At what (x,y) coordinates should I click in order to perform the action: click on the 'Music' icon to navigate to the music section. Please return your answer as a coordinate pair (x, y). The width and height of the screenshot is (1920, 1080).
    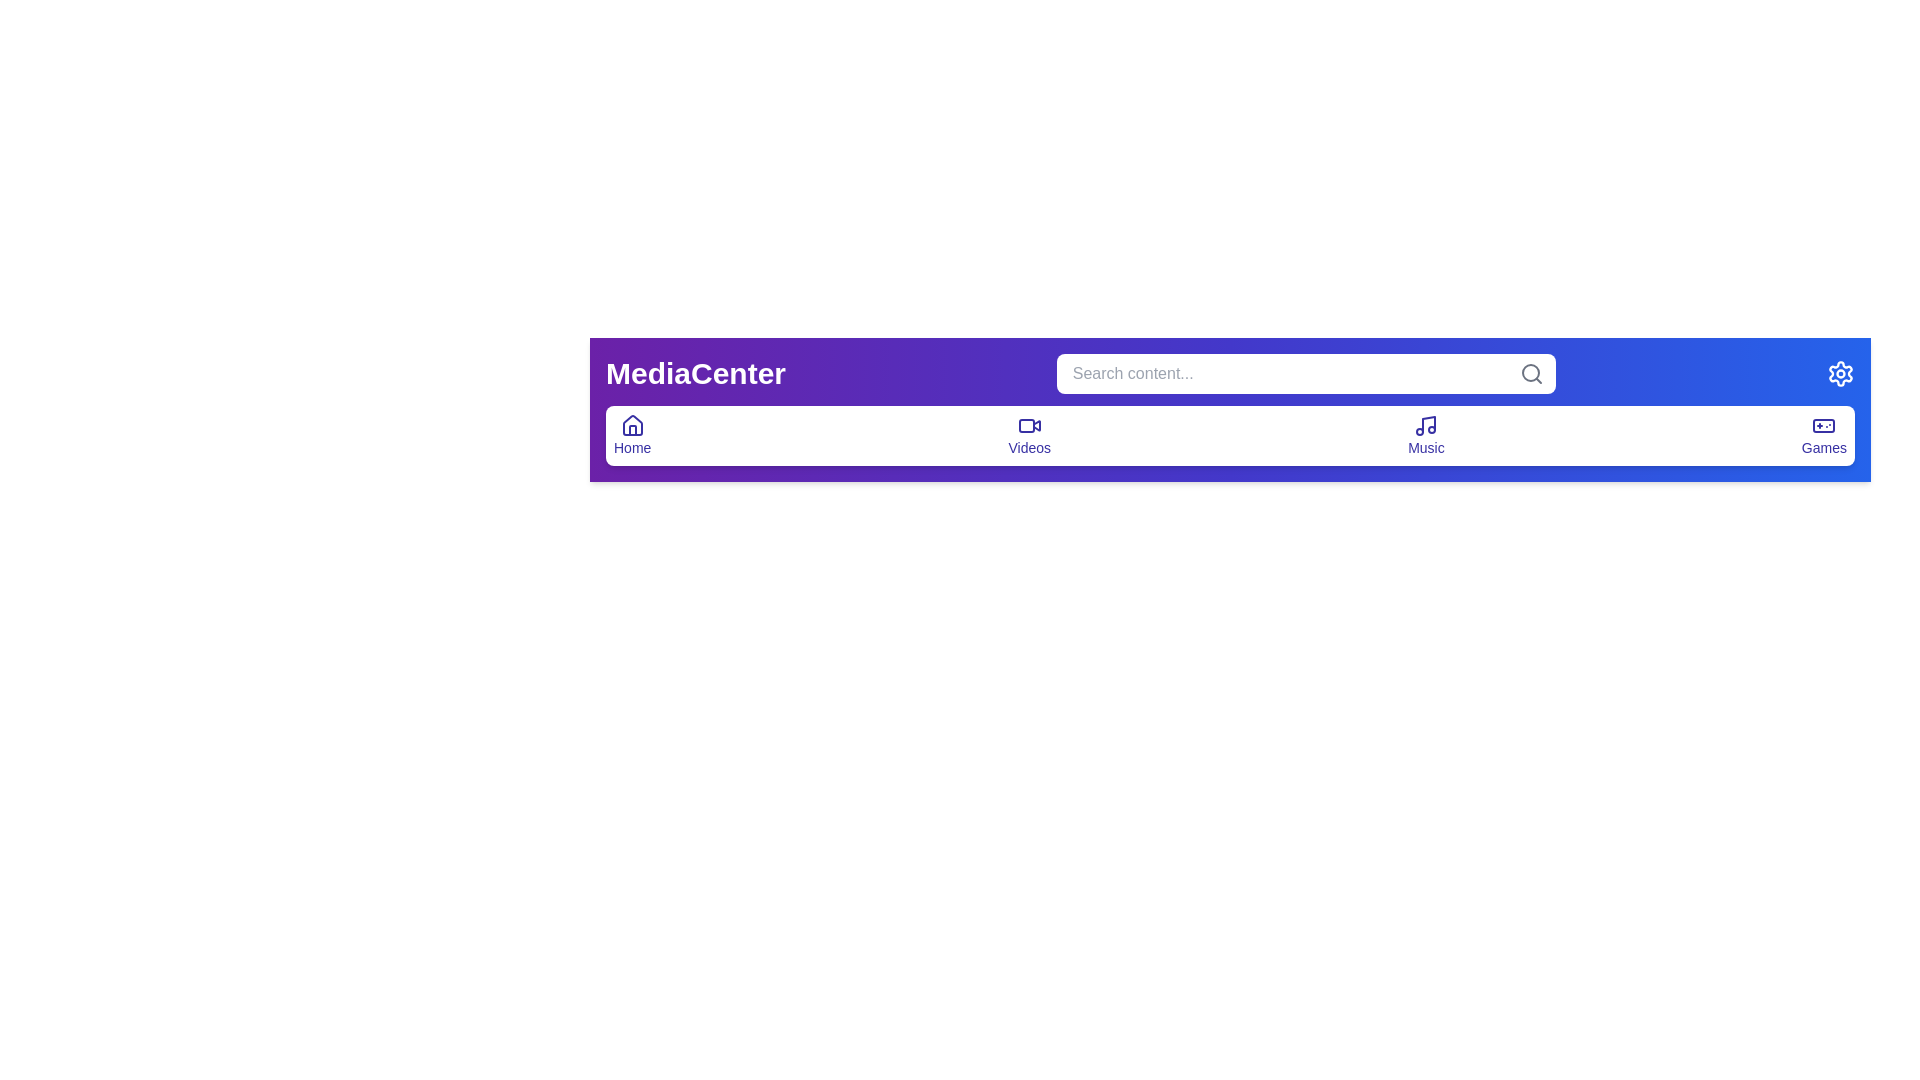
    Looking at the image, I should click on (1424, 434).